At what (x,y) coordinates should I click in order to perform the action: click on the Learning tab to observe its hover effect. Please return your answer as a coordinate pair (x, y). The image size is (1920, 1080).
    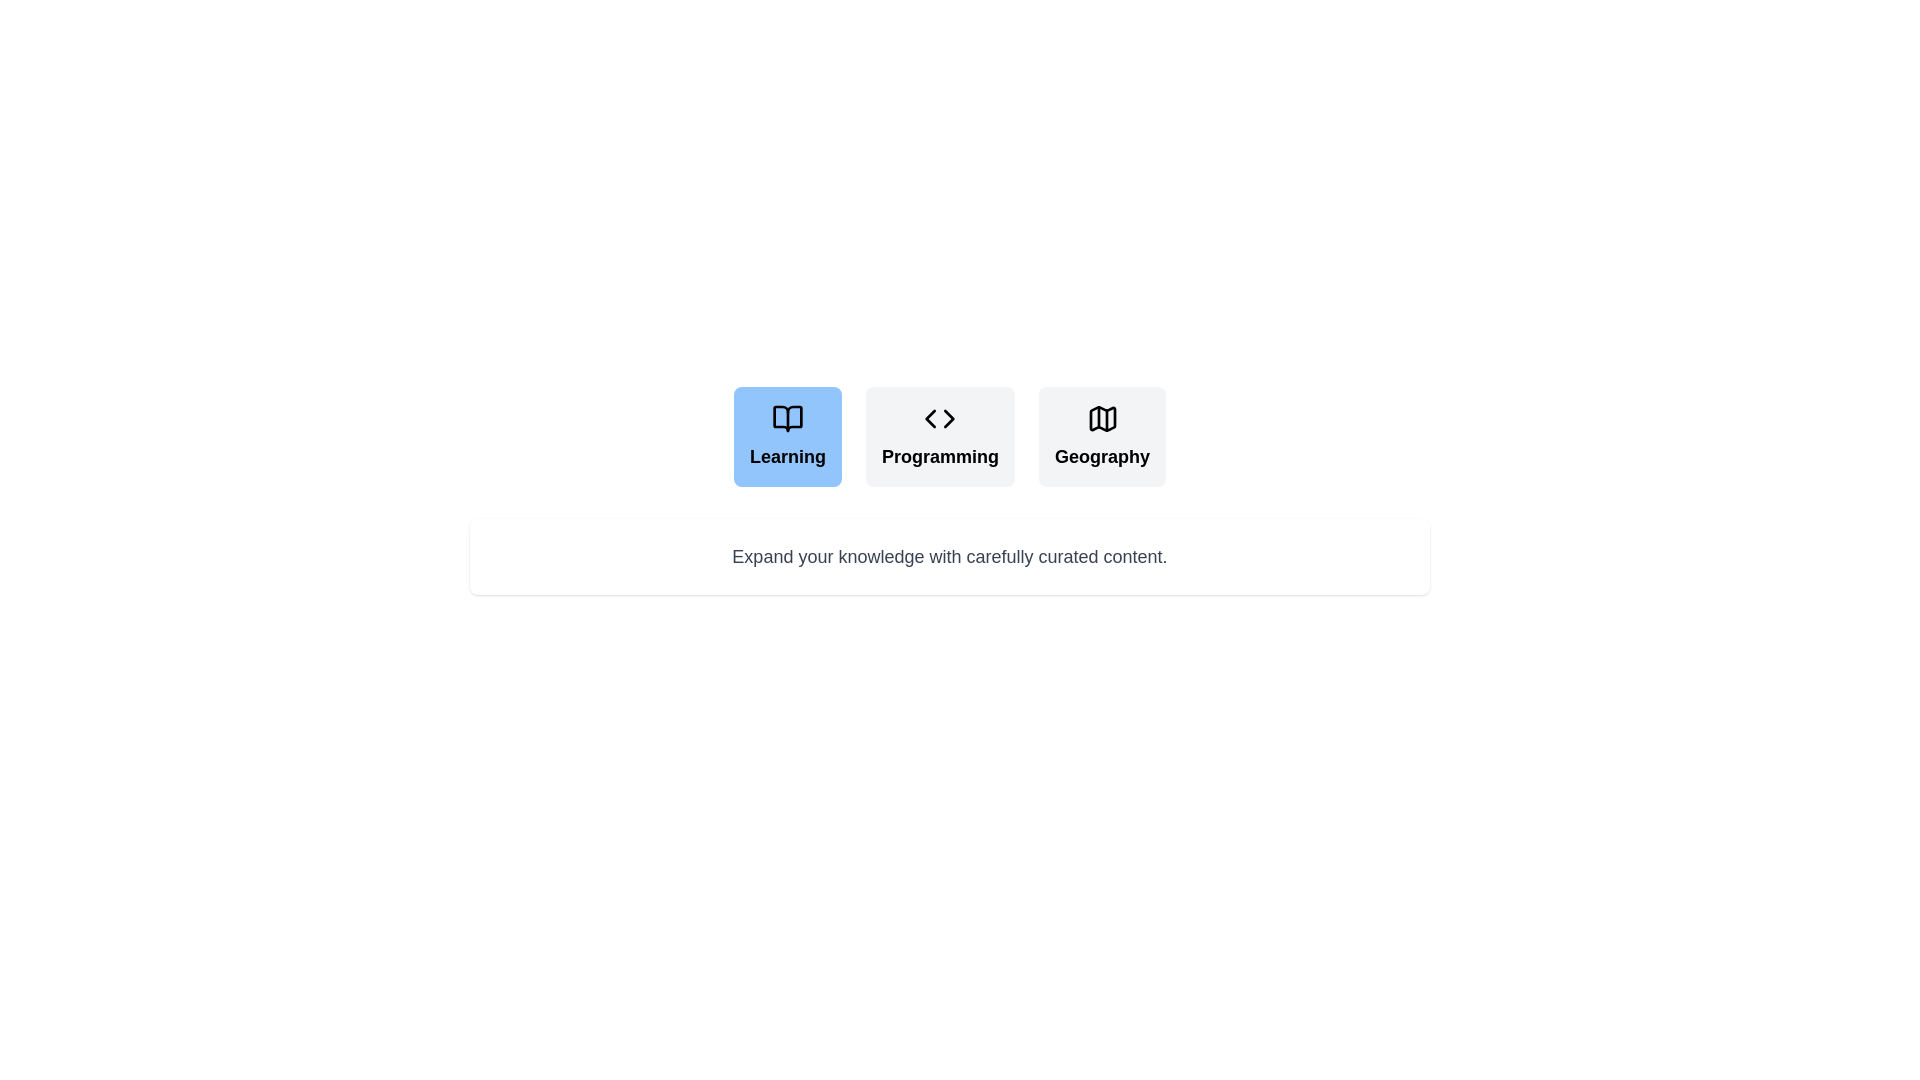
    Looking at the image, I should click on (786, 435).